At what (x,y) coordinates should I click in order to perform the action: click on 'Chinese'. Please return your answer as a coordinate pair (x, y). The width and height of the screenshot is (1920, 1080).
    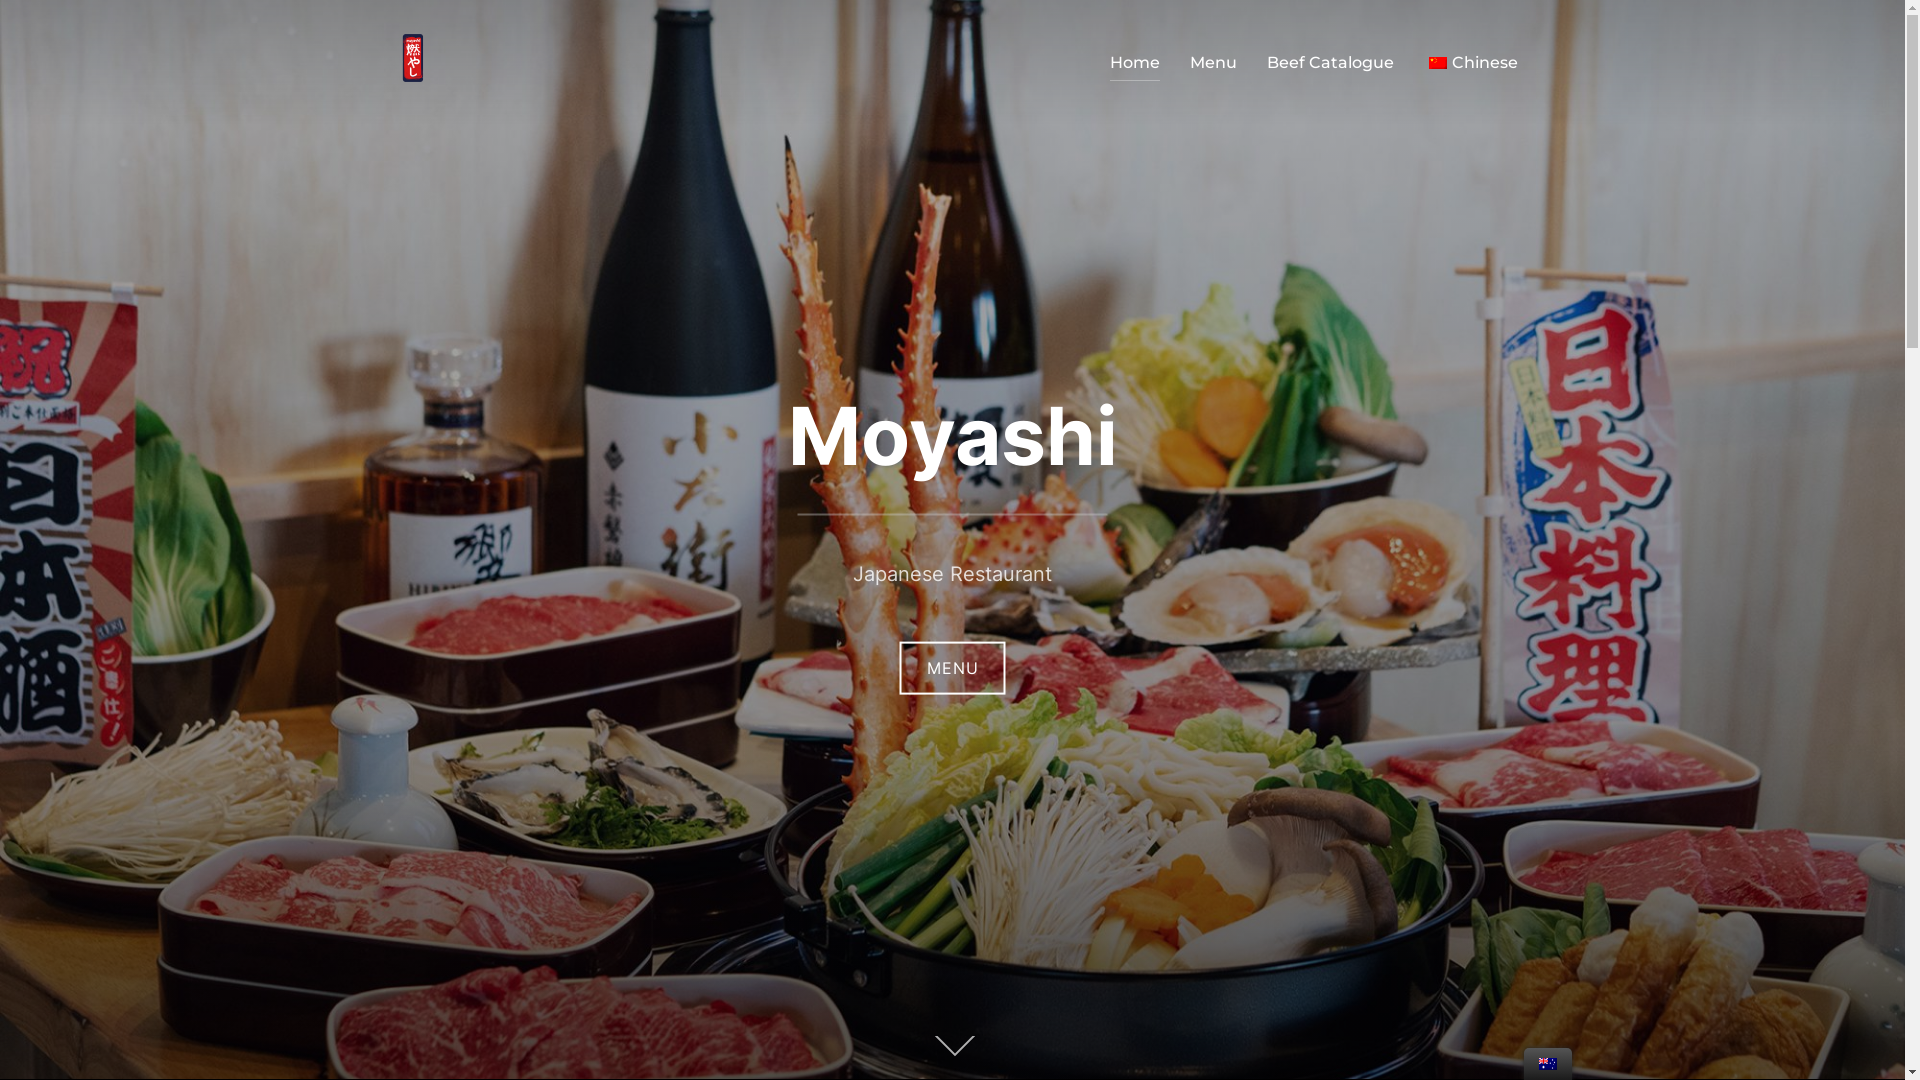
    Looking at the image, I should click on (1423, 61).